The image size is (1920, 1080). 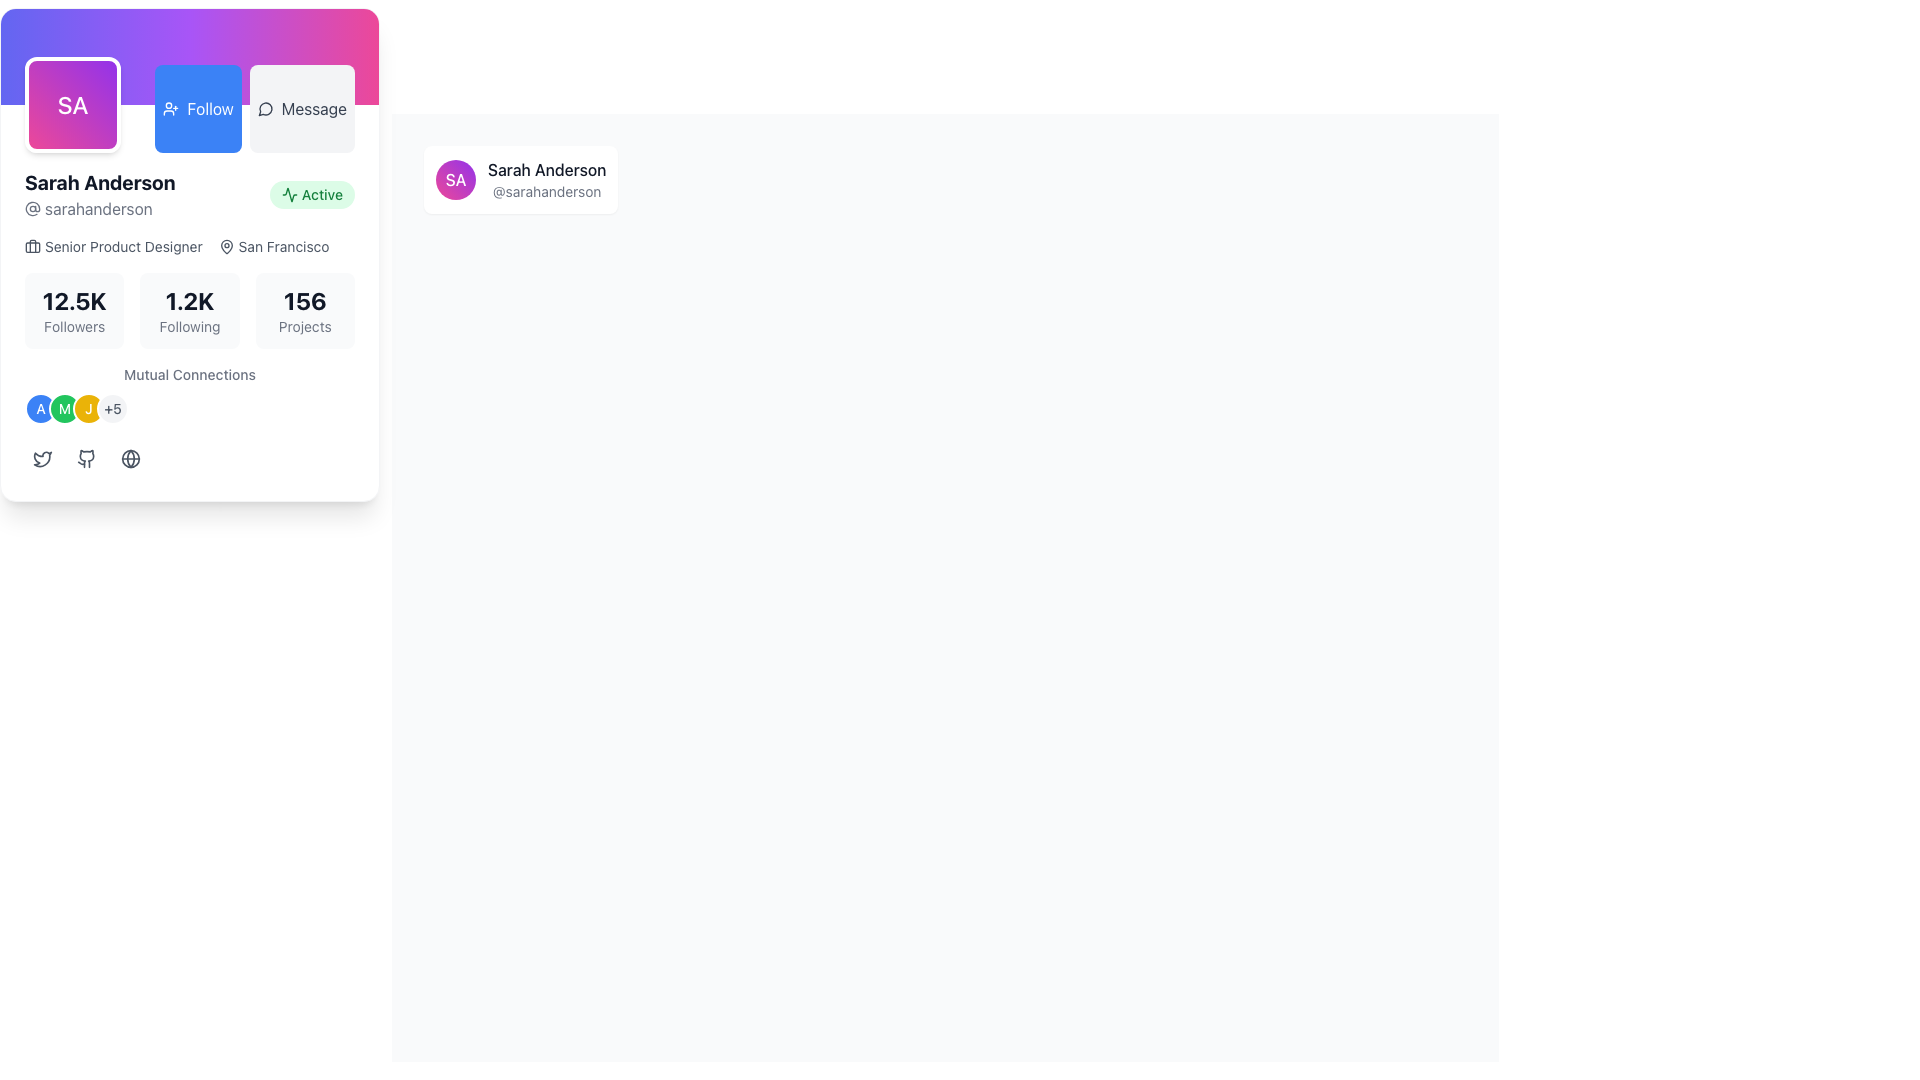 What do you see at coordinates (112, 245) in the screenshot?
I see `the profile associated with the 'Senior Product Designer' label located within the profile card interface` at bounding box center [112, 245].